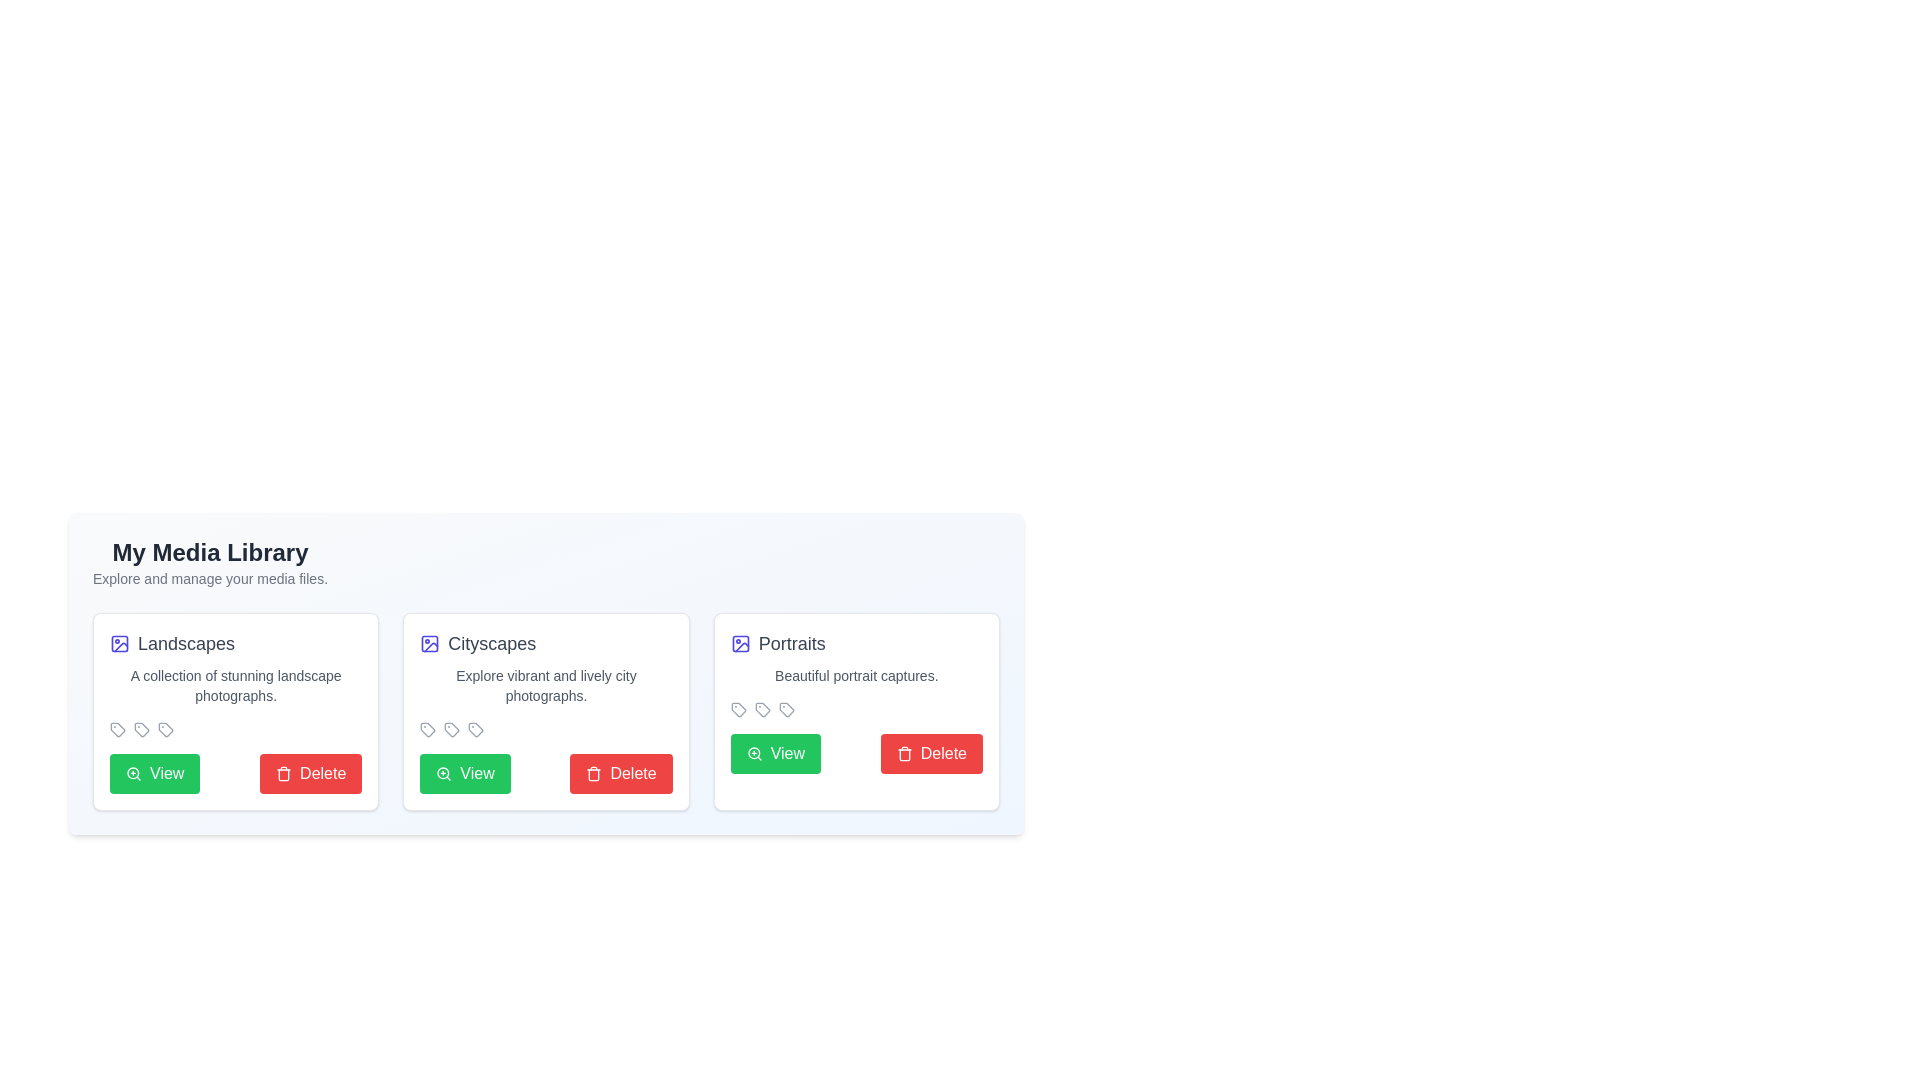  What do you see at coordinates (451, 729) in the screenshot?
I see `the tag icon element located on the second card labeled 'Cityscapes' in the media library interface, which serves as a decorative or indicative icon for a 'tag' feature` at bounding box center [451, 729].